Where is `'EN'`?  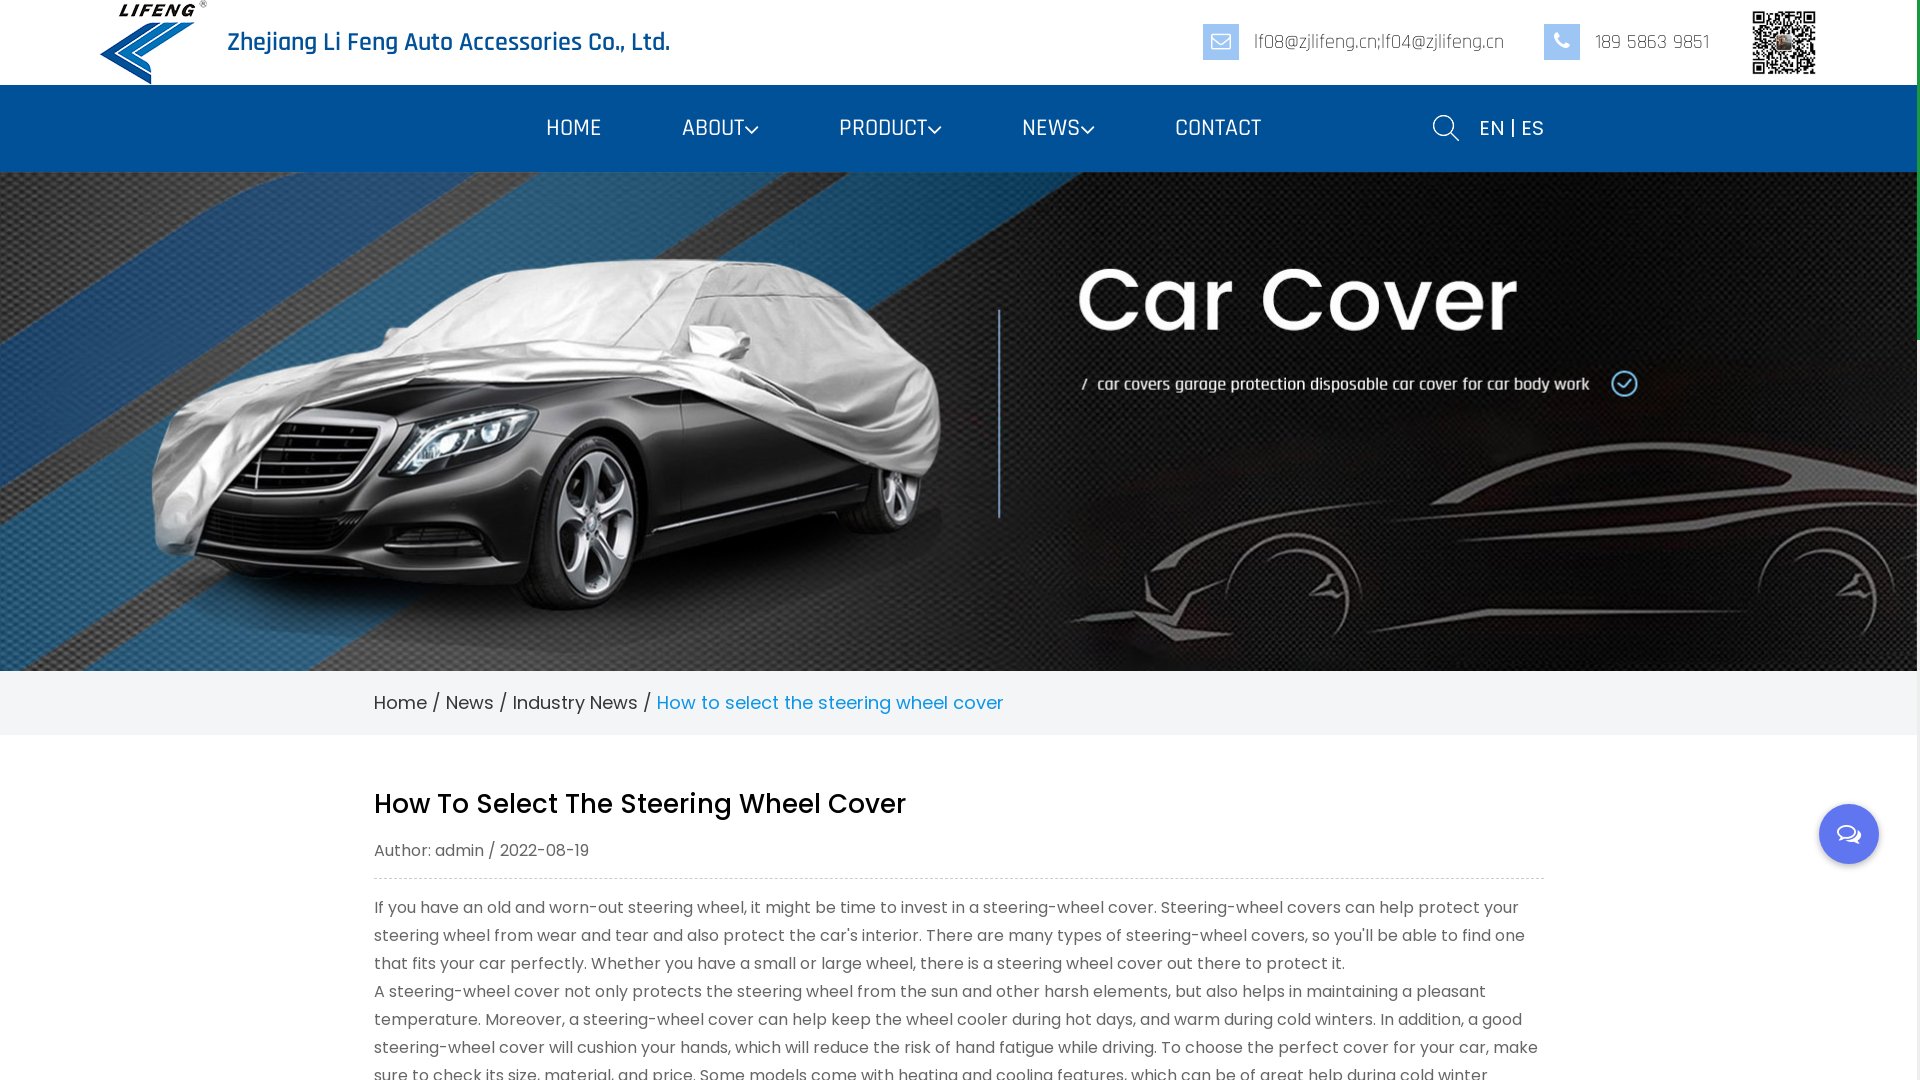
'EN' is located at coordinates (1491, 127).